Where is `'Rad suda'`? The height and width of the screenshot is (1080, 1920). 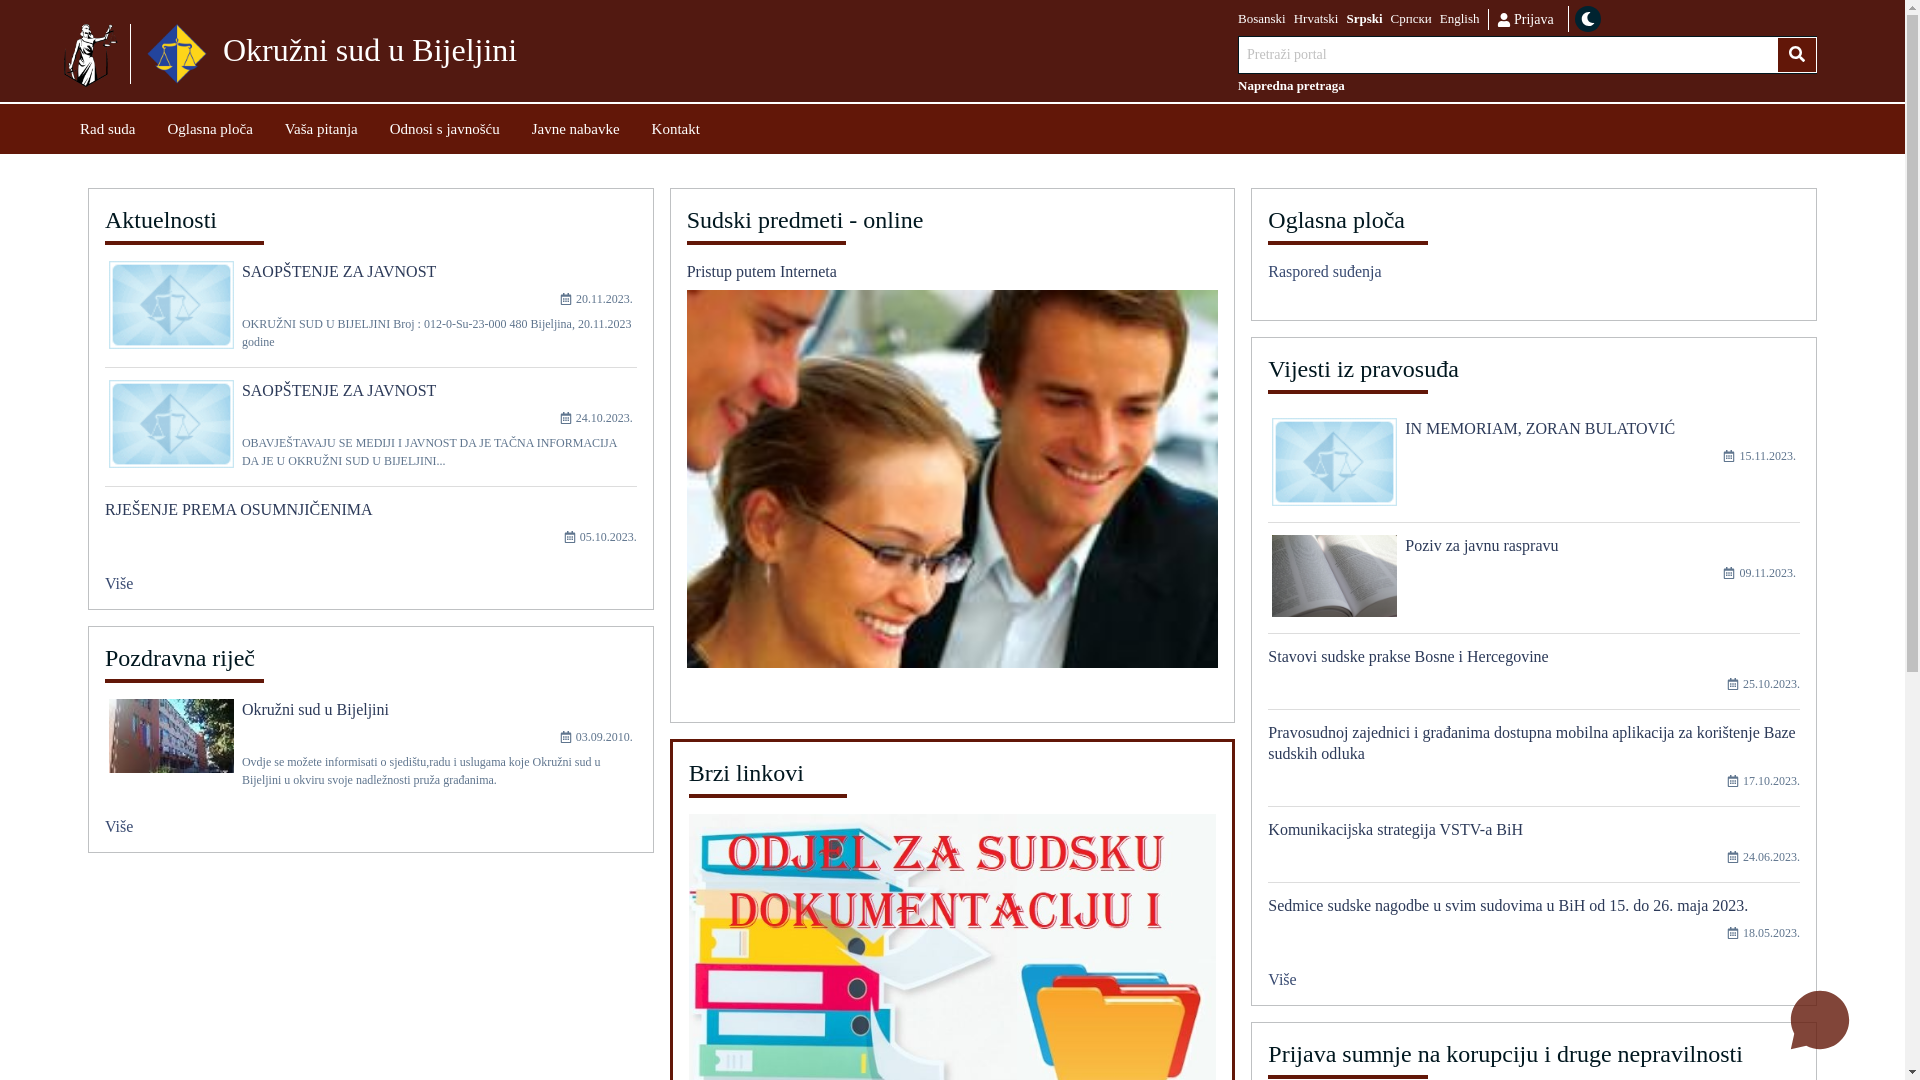
'Rad suda' is located at coordinates (106, 128).